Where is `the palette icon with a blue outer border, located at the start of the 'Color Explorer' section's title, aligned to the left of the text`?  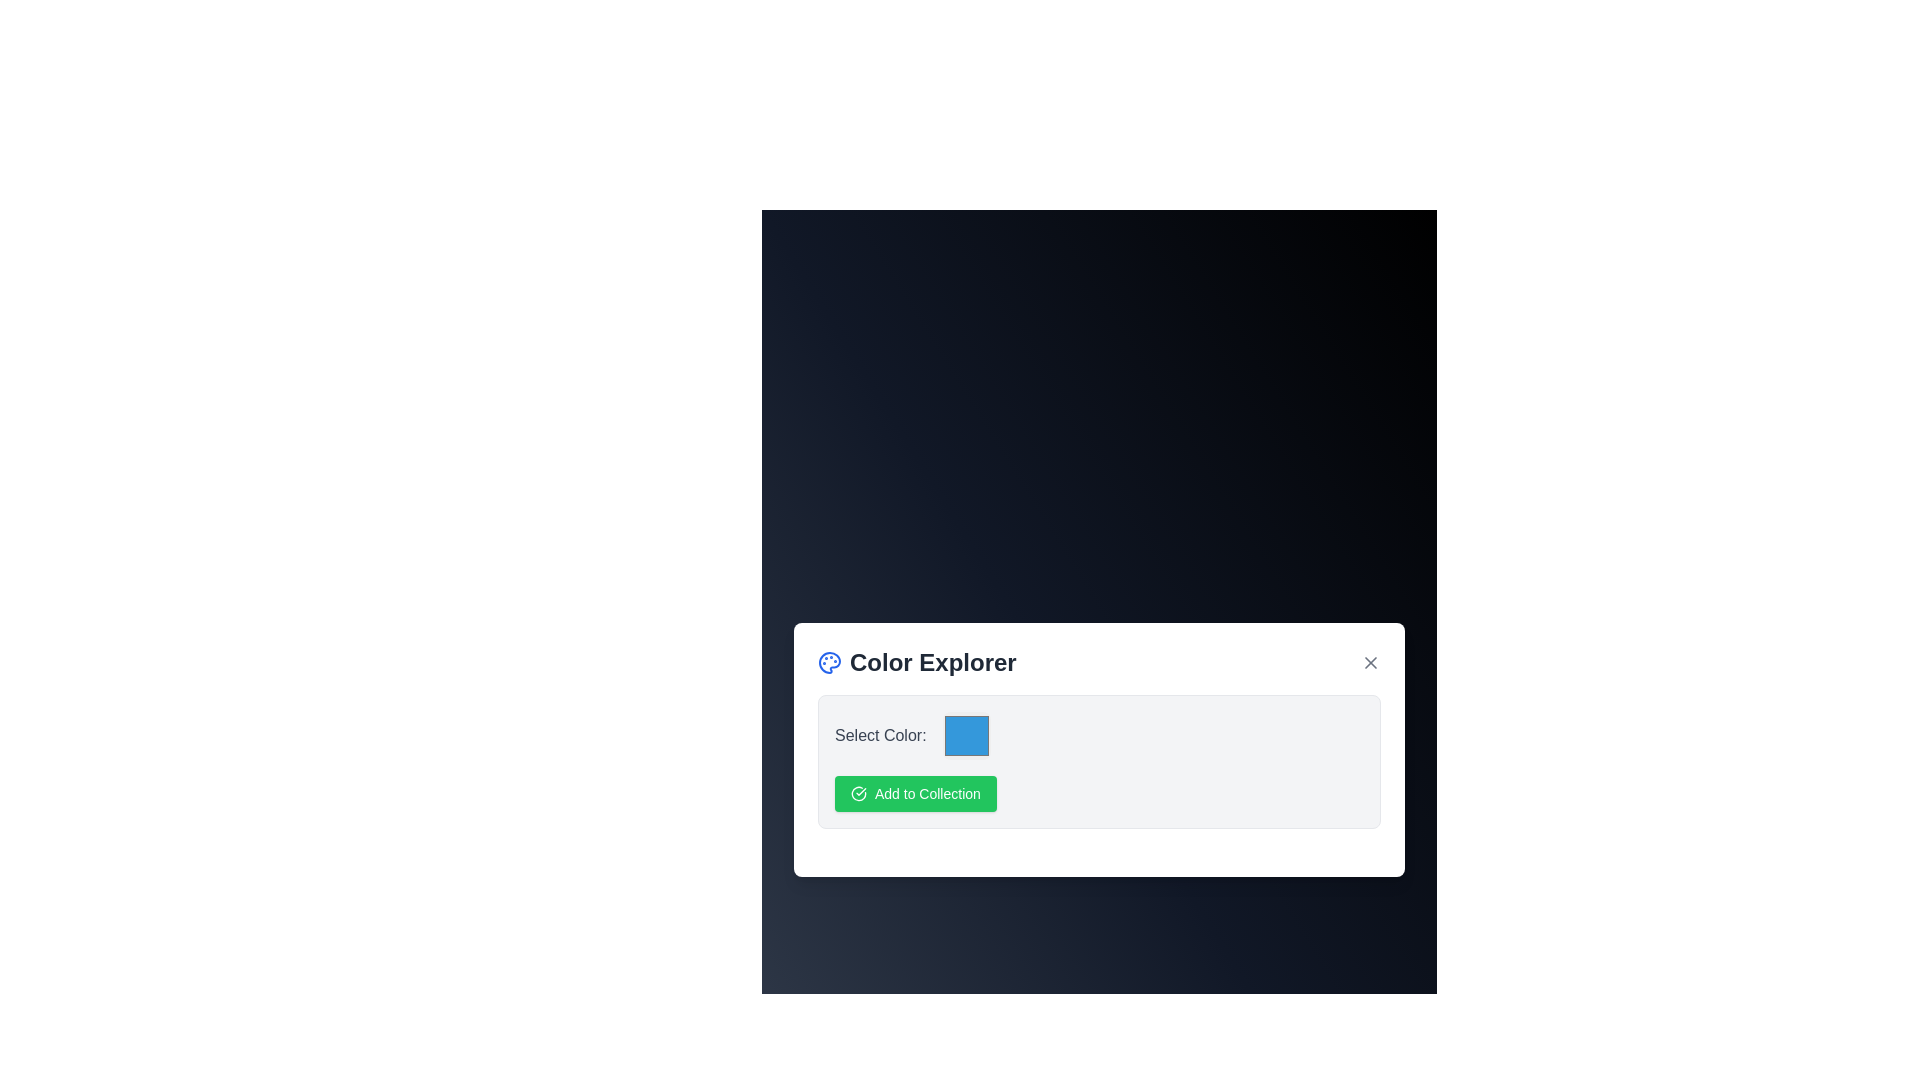 the palette icon with a blue outer border, located at the start of the 'Color Explorer' section's title, aligned to the left of the text is located at coordinates (830, 663).